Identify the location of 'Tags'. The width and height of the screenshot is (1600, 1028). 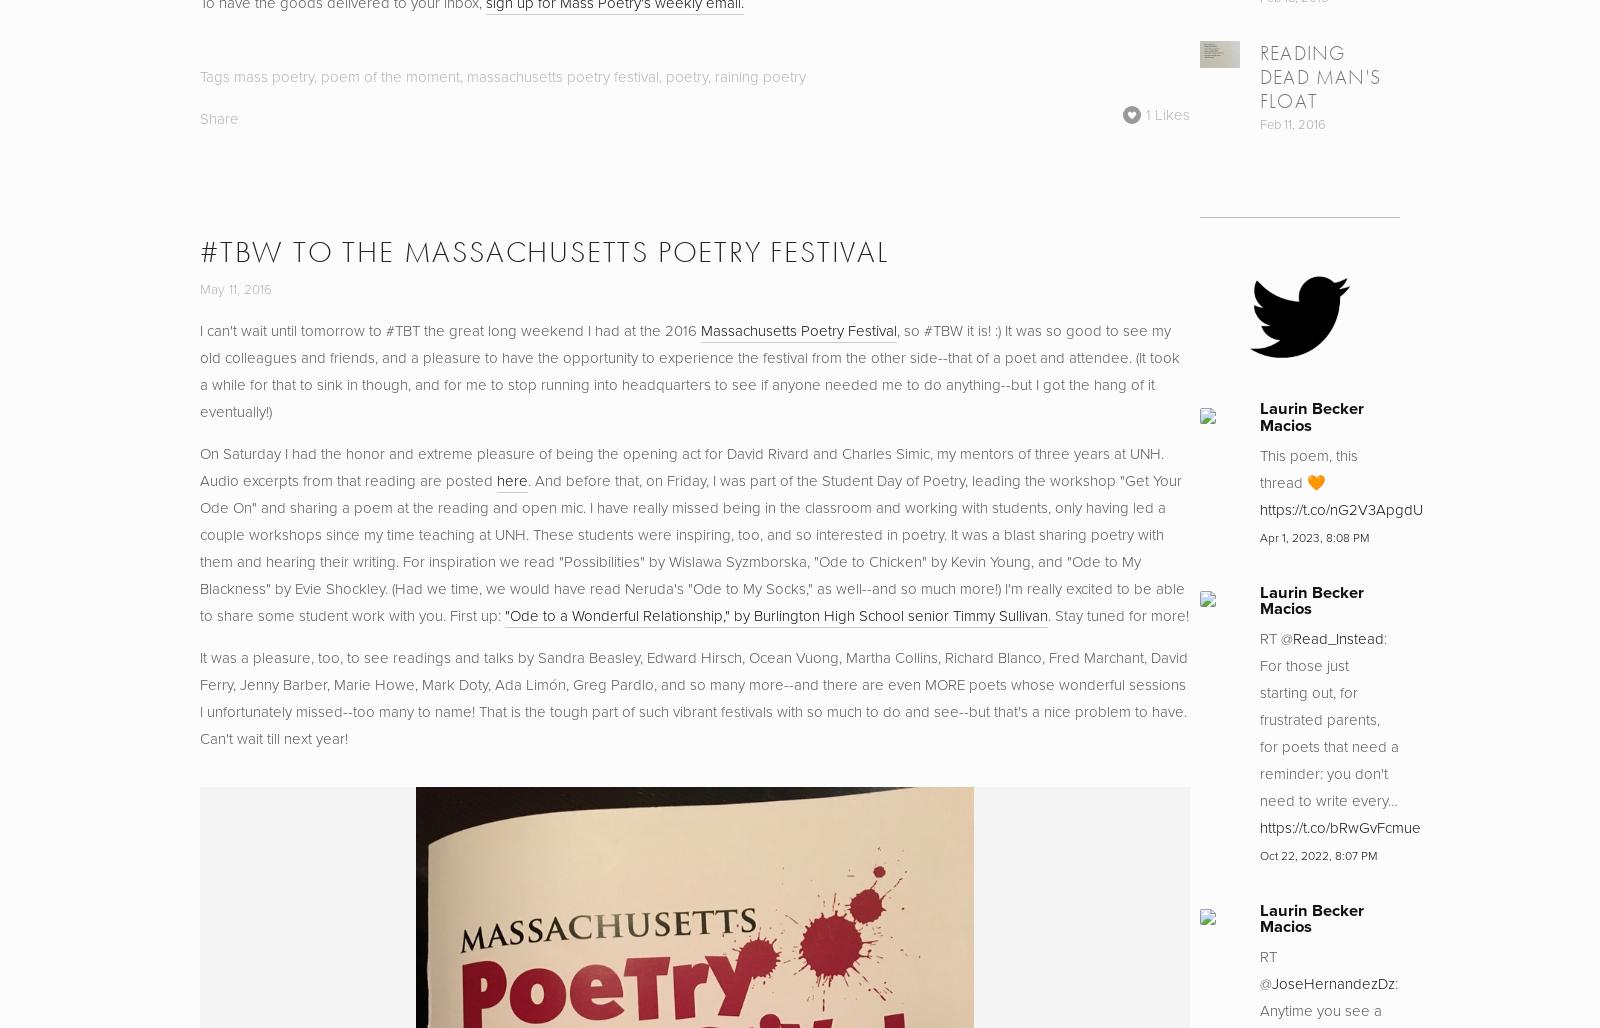
(215, 75).